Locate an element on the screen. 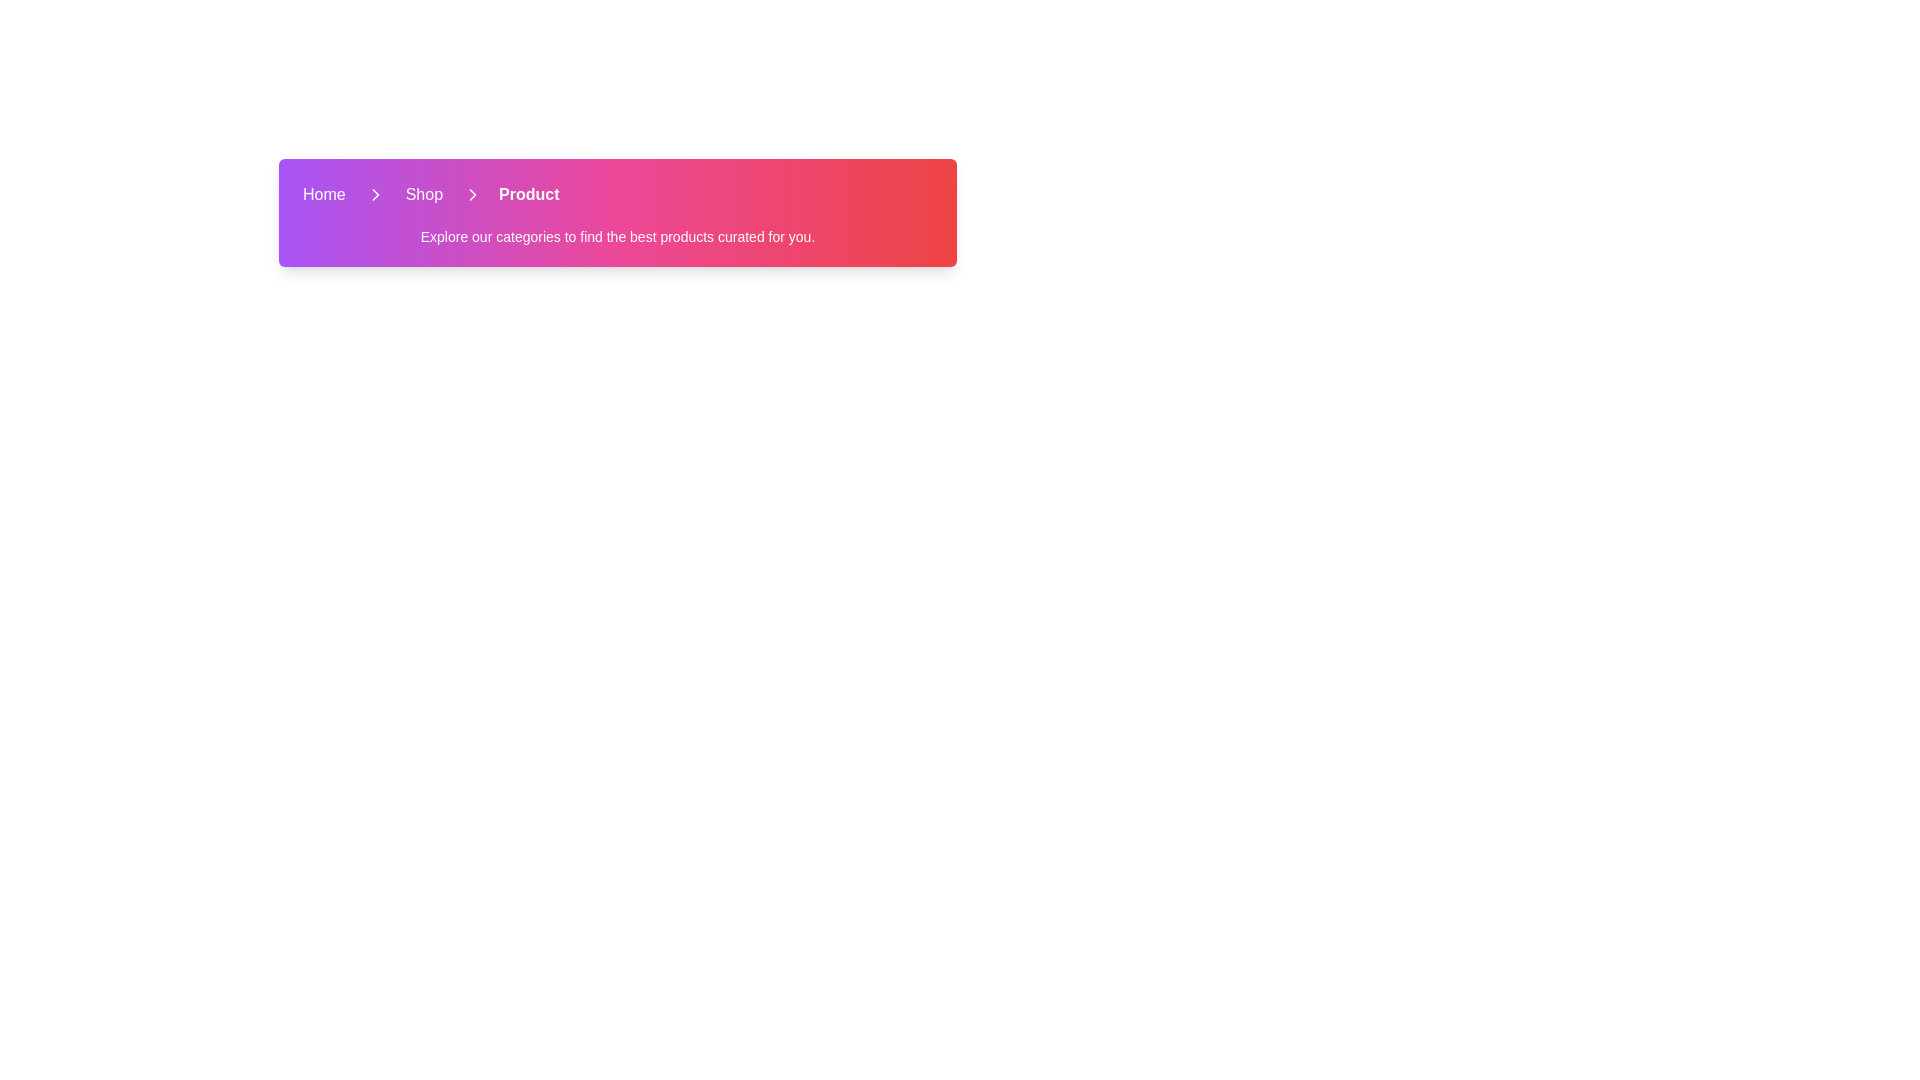 The width and height of the screenshot is (1920, 1080). the right-facing chevron icon located in the breadcrumb navigation bar between 'Shop' and 'Product' is located at coordinates (375, 195).